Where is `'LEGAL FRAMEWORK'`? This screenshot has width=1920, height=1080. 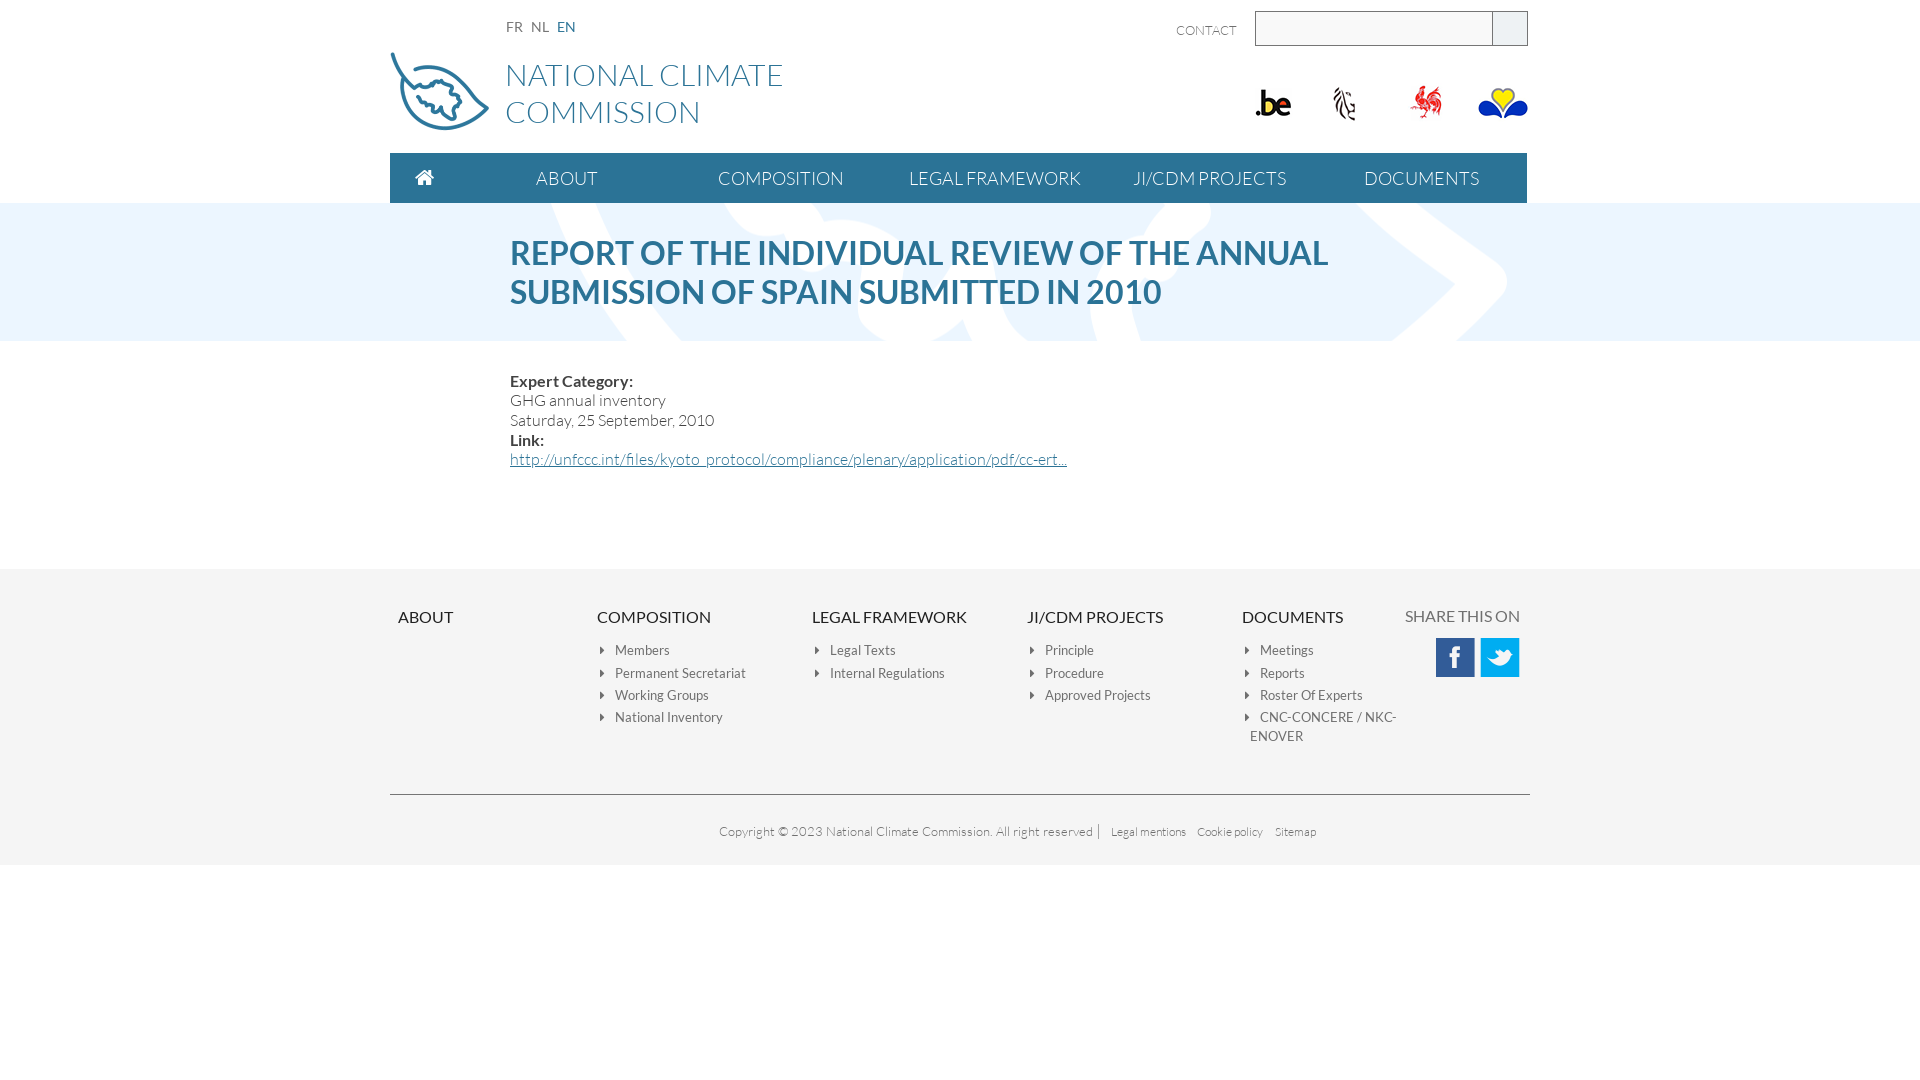
'LEGAL FRAMEWORK' is located at coordinates (994, 176).